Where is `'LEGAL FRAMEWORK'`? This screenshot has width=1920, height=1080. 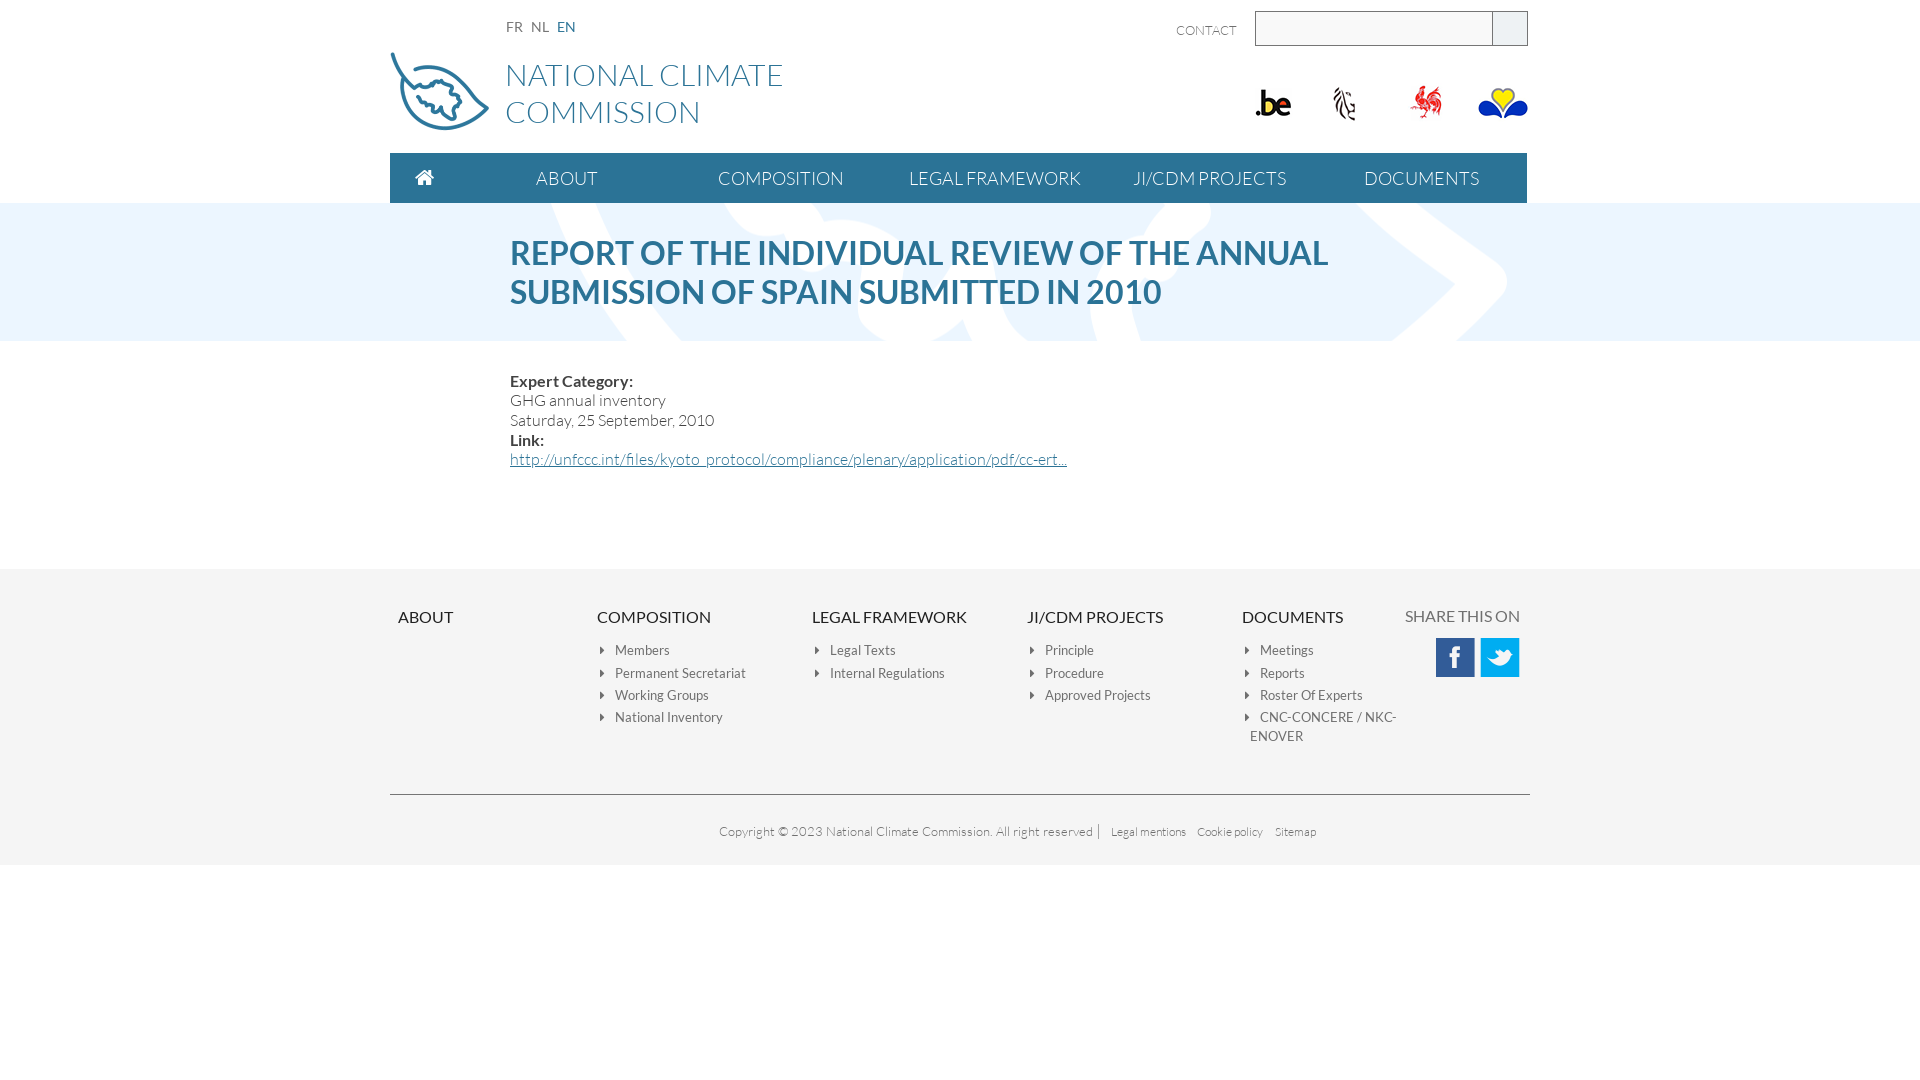
'LEGAL FRAMEWORK' is located at coordinates (994, 176).